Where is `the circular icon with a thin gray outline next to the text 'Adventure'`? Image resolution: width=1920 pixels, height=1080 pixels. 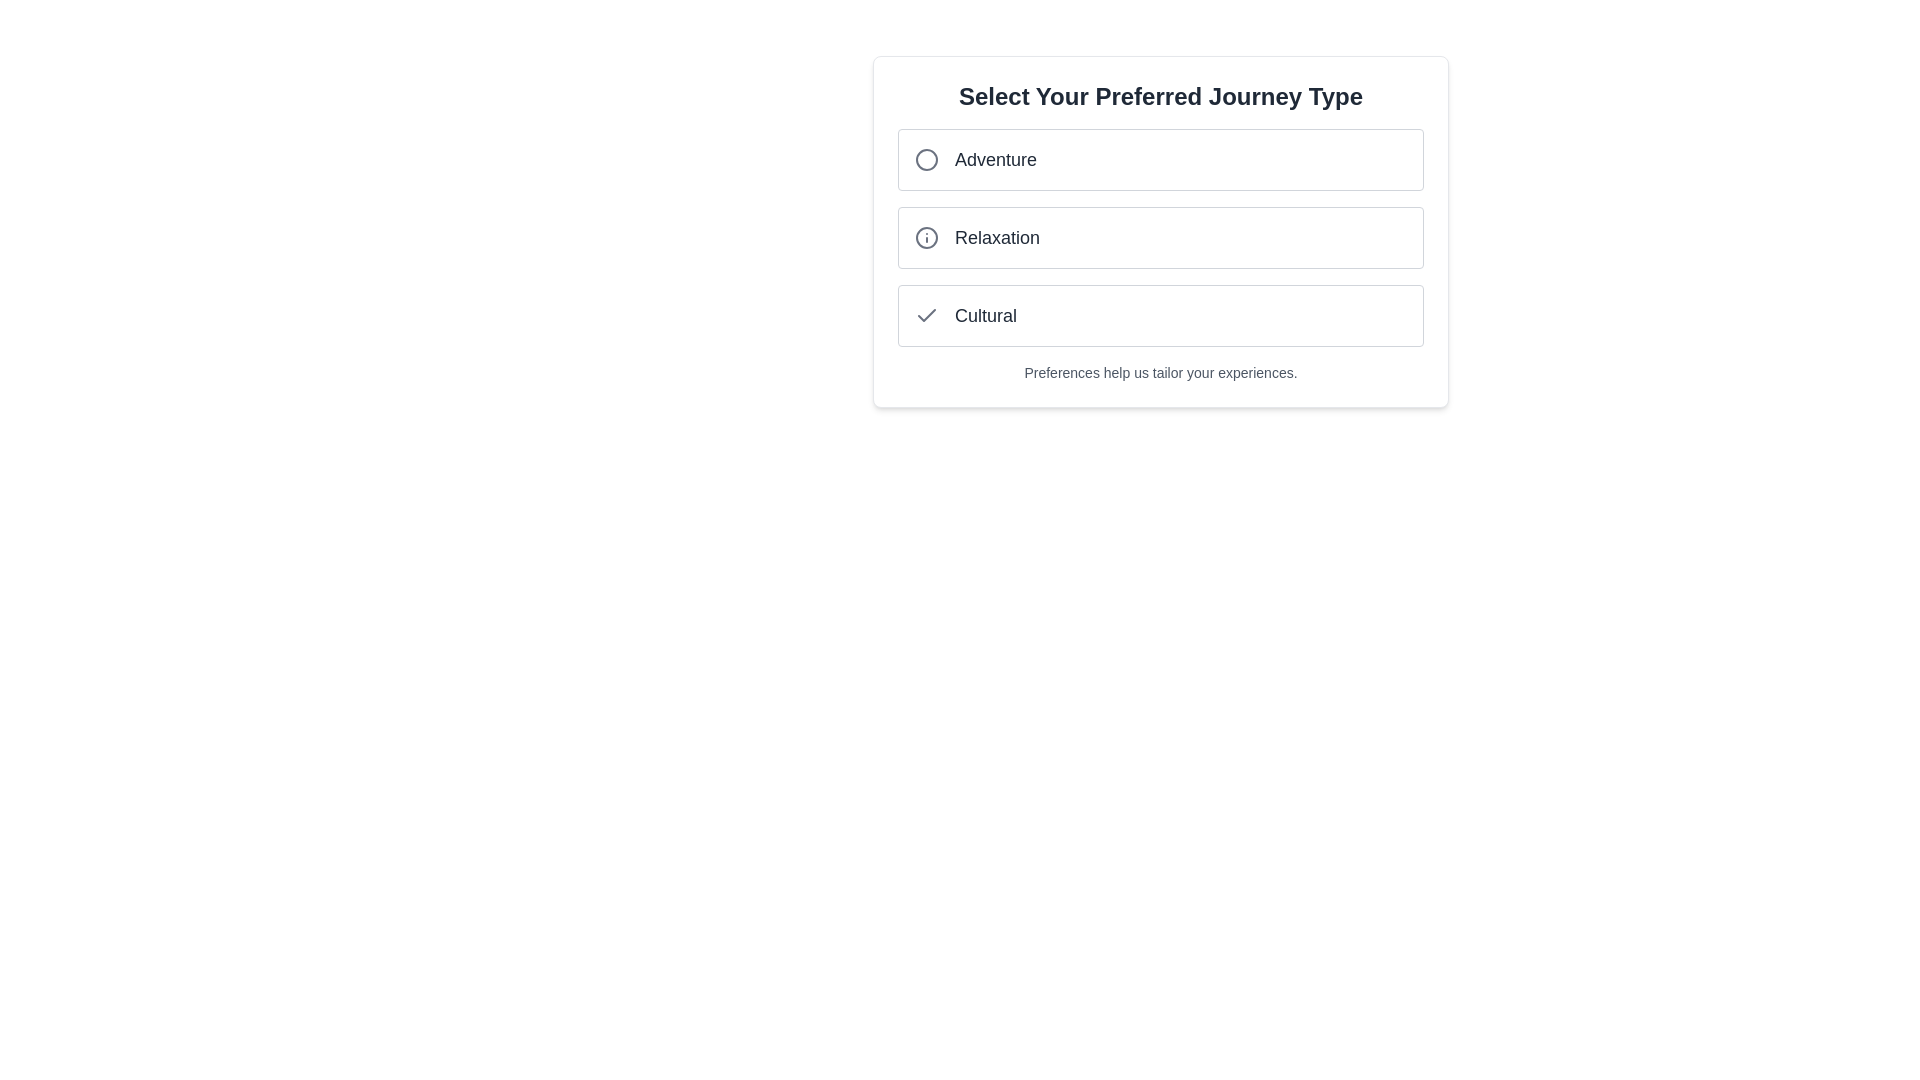
the circular icon with a thin gray outline next to the text 'Adventure' is located at coordinates (925, 158).